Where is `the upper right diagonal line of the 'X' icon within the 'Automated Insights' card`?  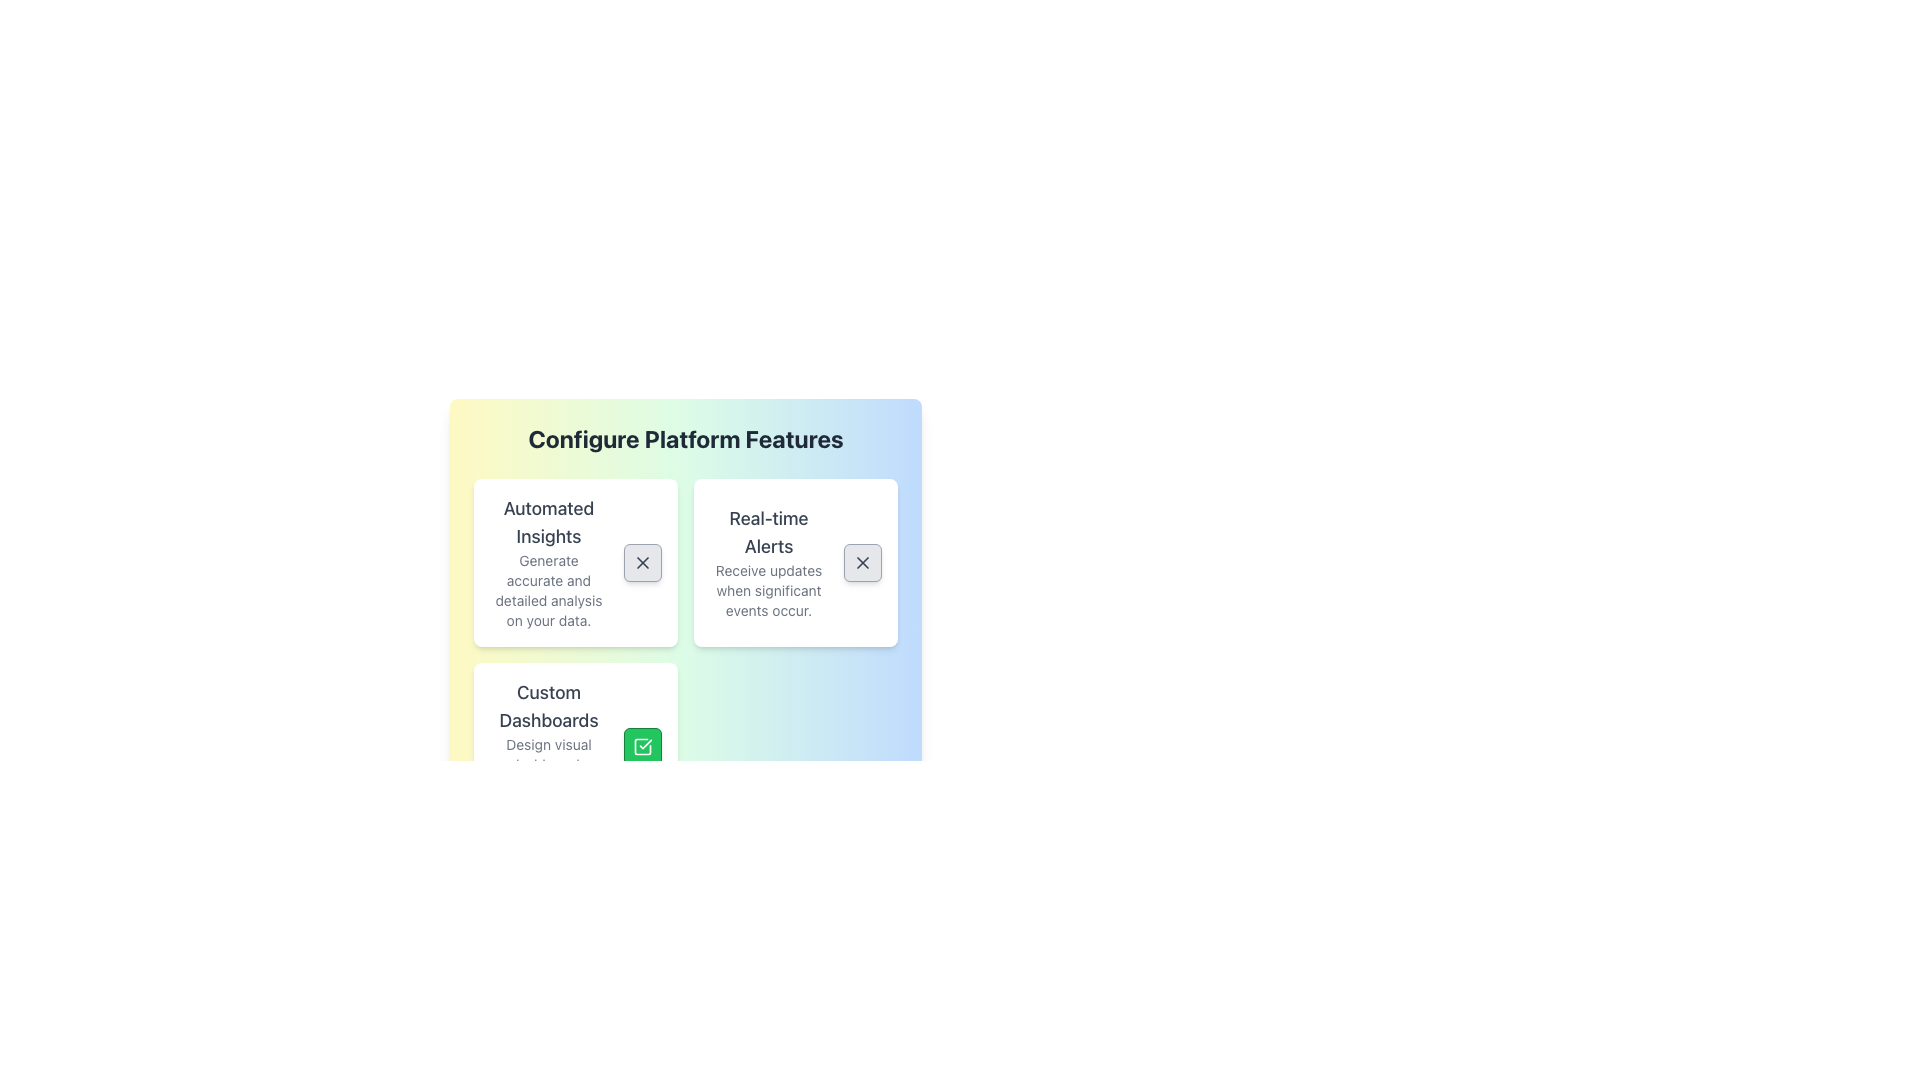
the upper right diagonal line of the 'X' icon within the 'Automated Insights' card is located at coordinates (643, 563).